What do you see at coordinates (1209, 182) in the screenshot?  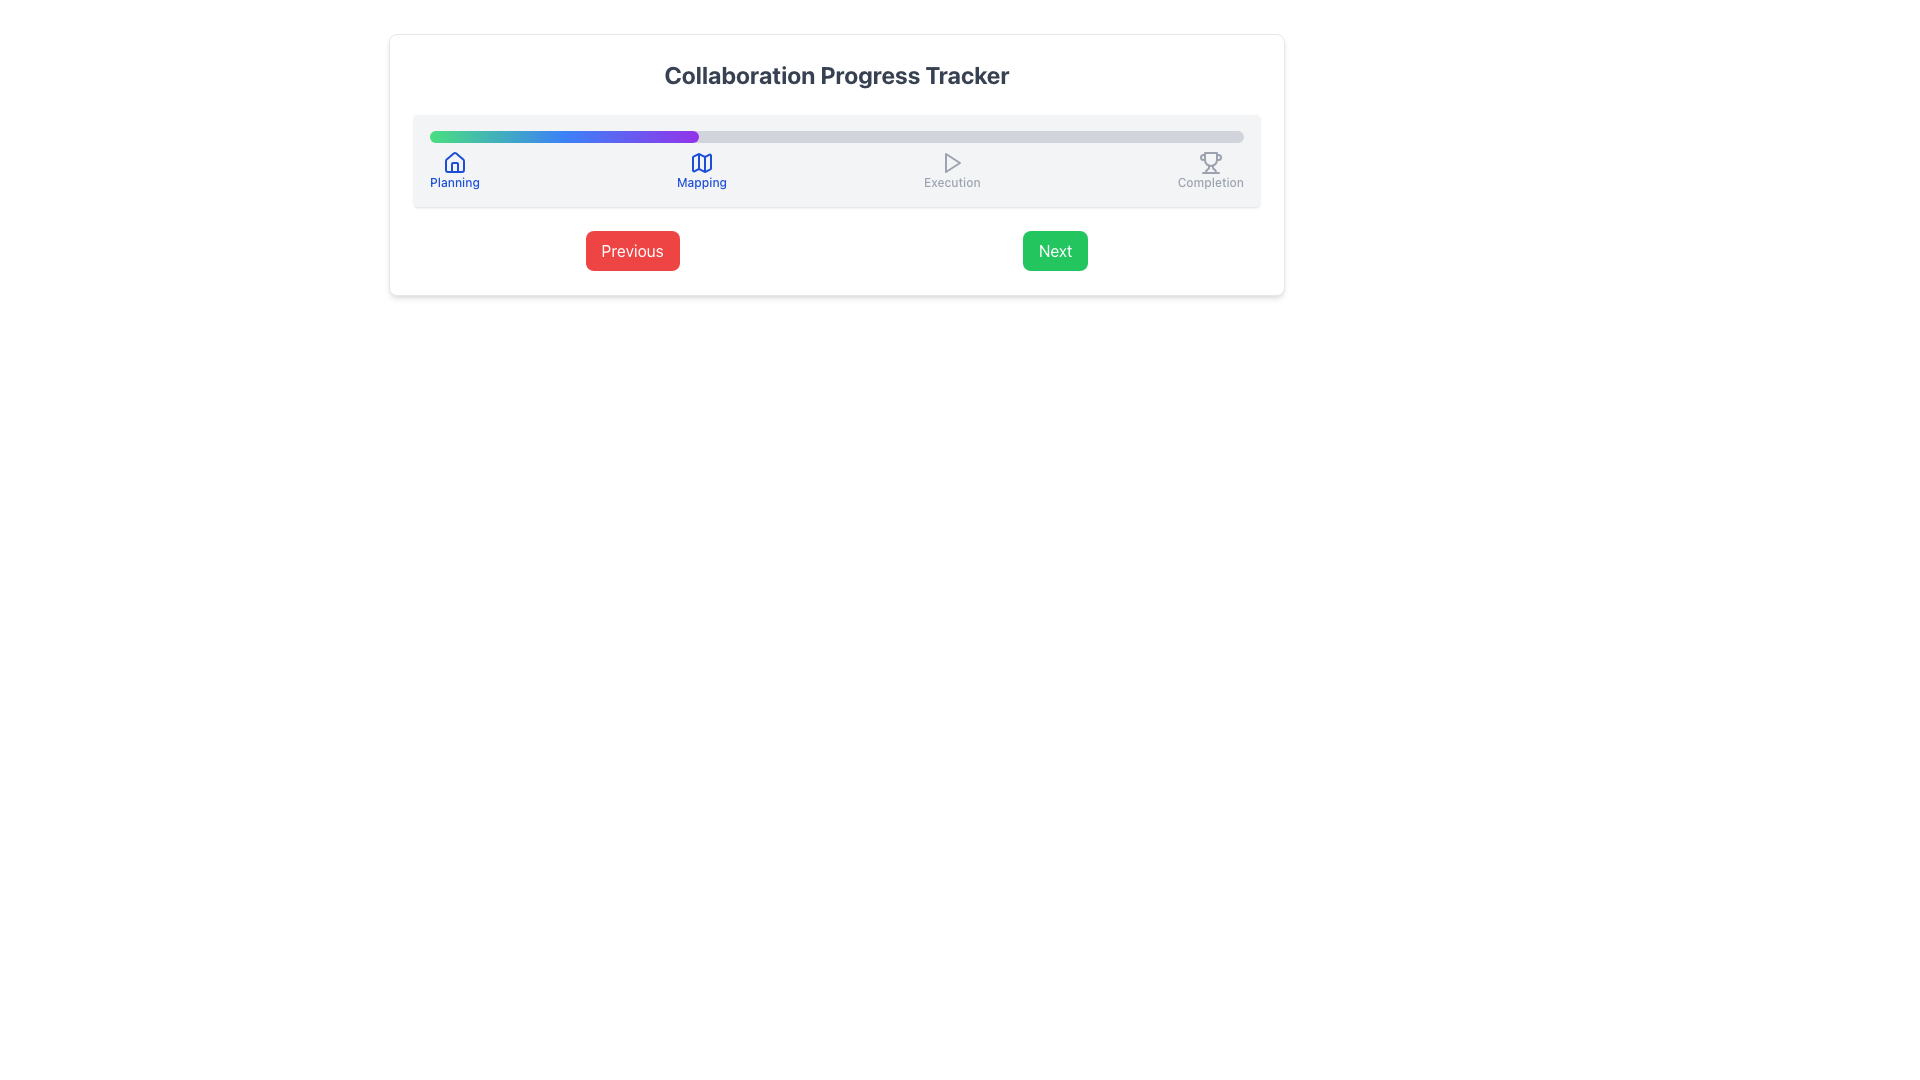 I see `the text label indicating the final stage of the 'Collaboration Progress Tracker', located on the far right below the trophy icon` at bounding box center [1209, 182].